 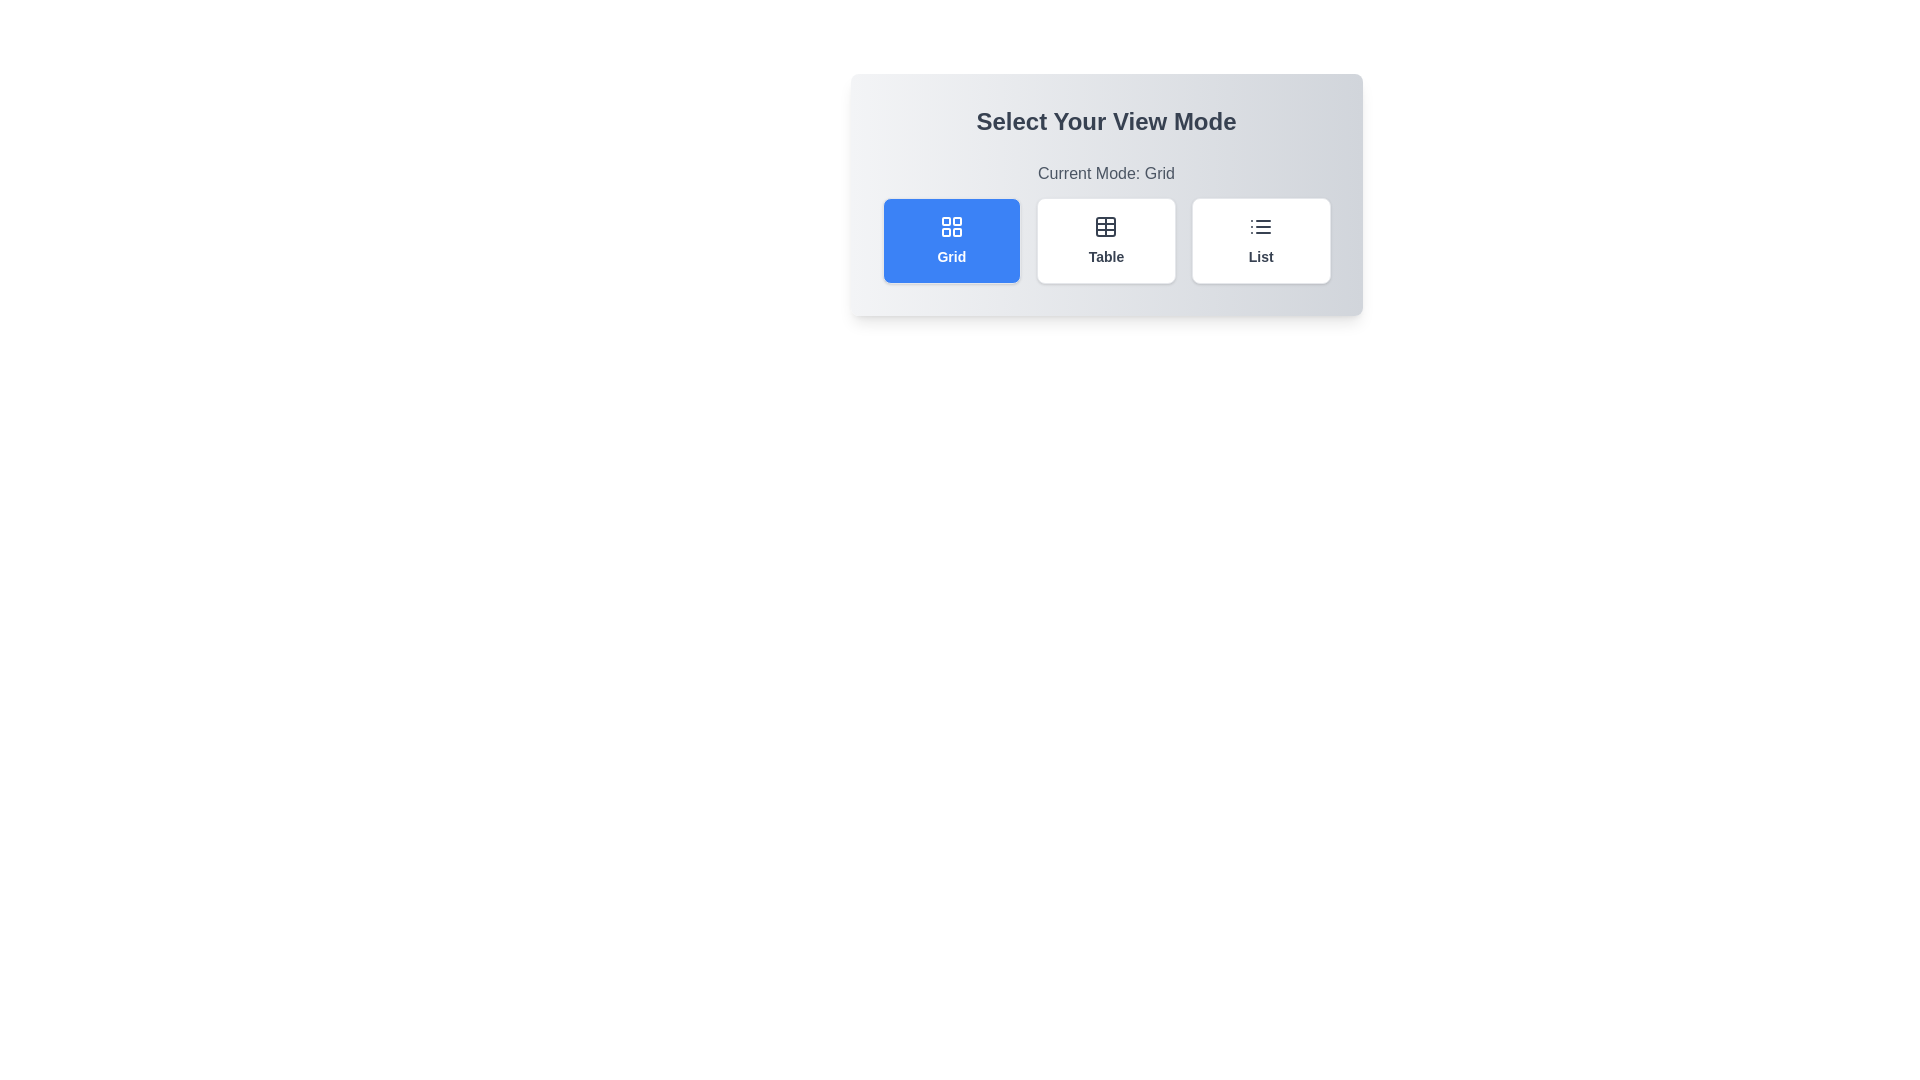 What do you see at coordinates (1260, 239) in the screenshot?
I see `the button with a white background and a 'List' label` at bounding box center [1260, 239].